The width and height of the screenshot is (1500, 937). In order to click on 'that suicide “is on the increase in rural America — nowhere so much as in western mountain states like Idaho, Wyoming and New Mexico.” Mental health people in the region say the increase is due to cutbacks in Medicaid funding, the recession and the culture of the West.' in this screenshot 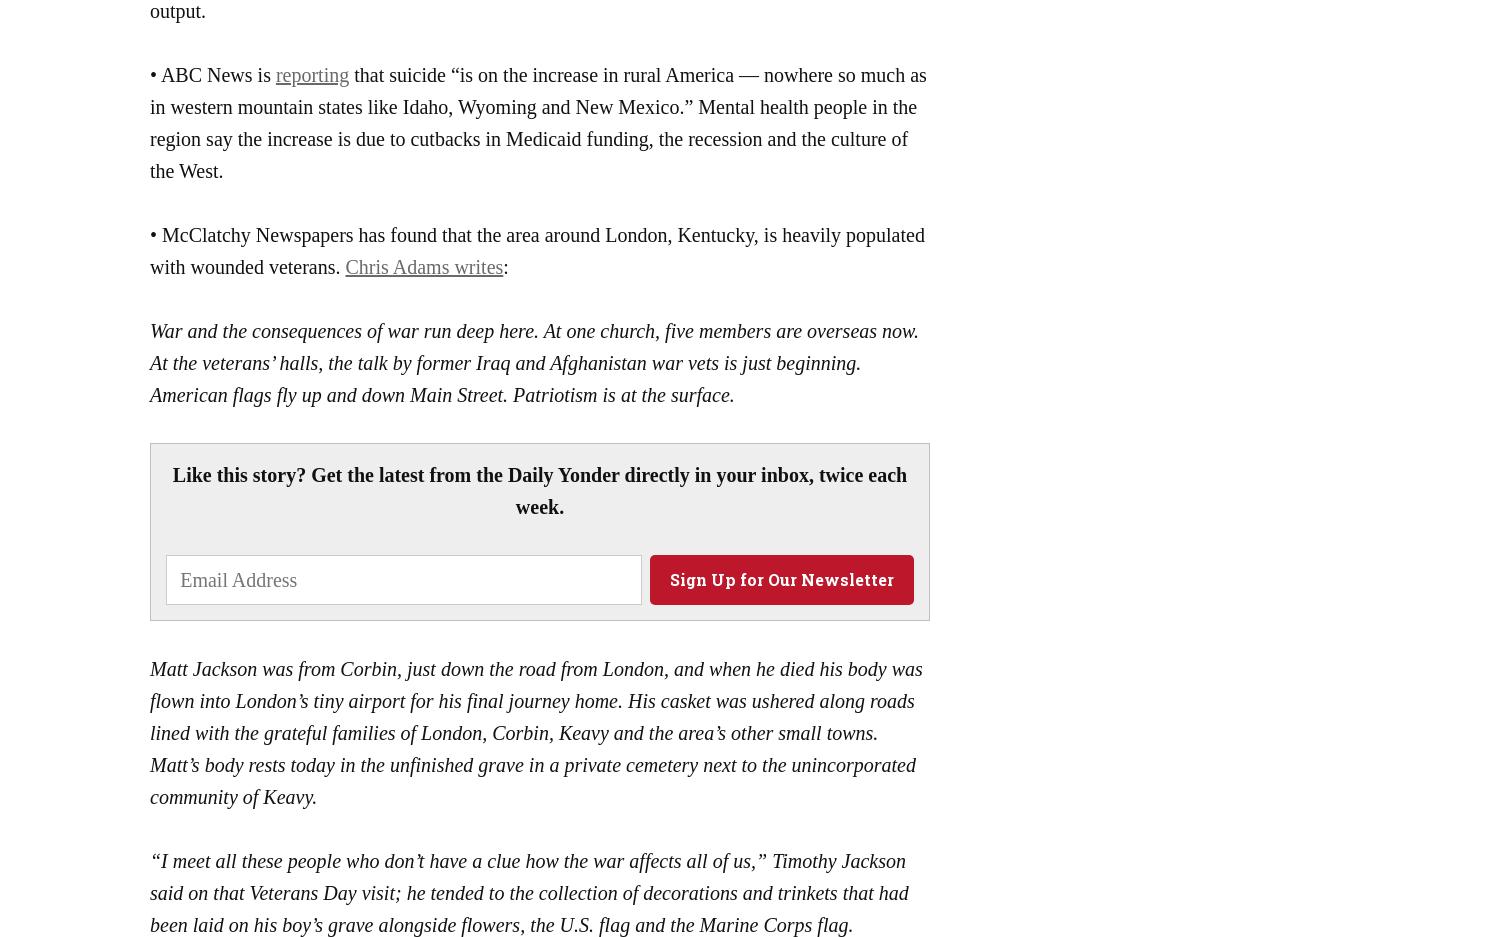, I will do `click(538, 121)`.